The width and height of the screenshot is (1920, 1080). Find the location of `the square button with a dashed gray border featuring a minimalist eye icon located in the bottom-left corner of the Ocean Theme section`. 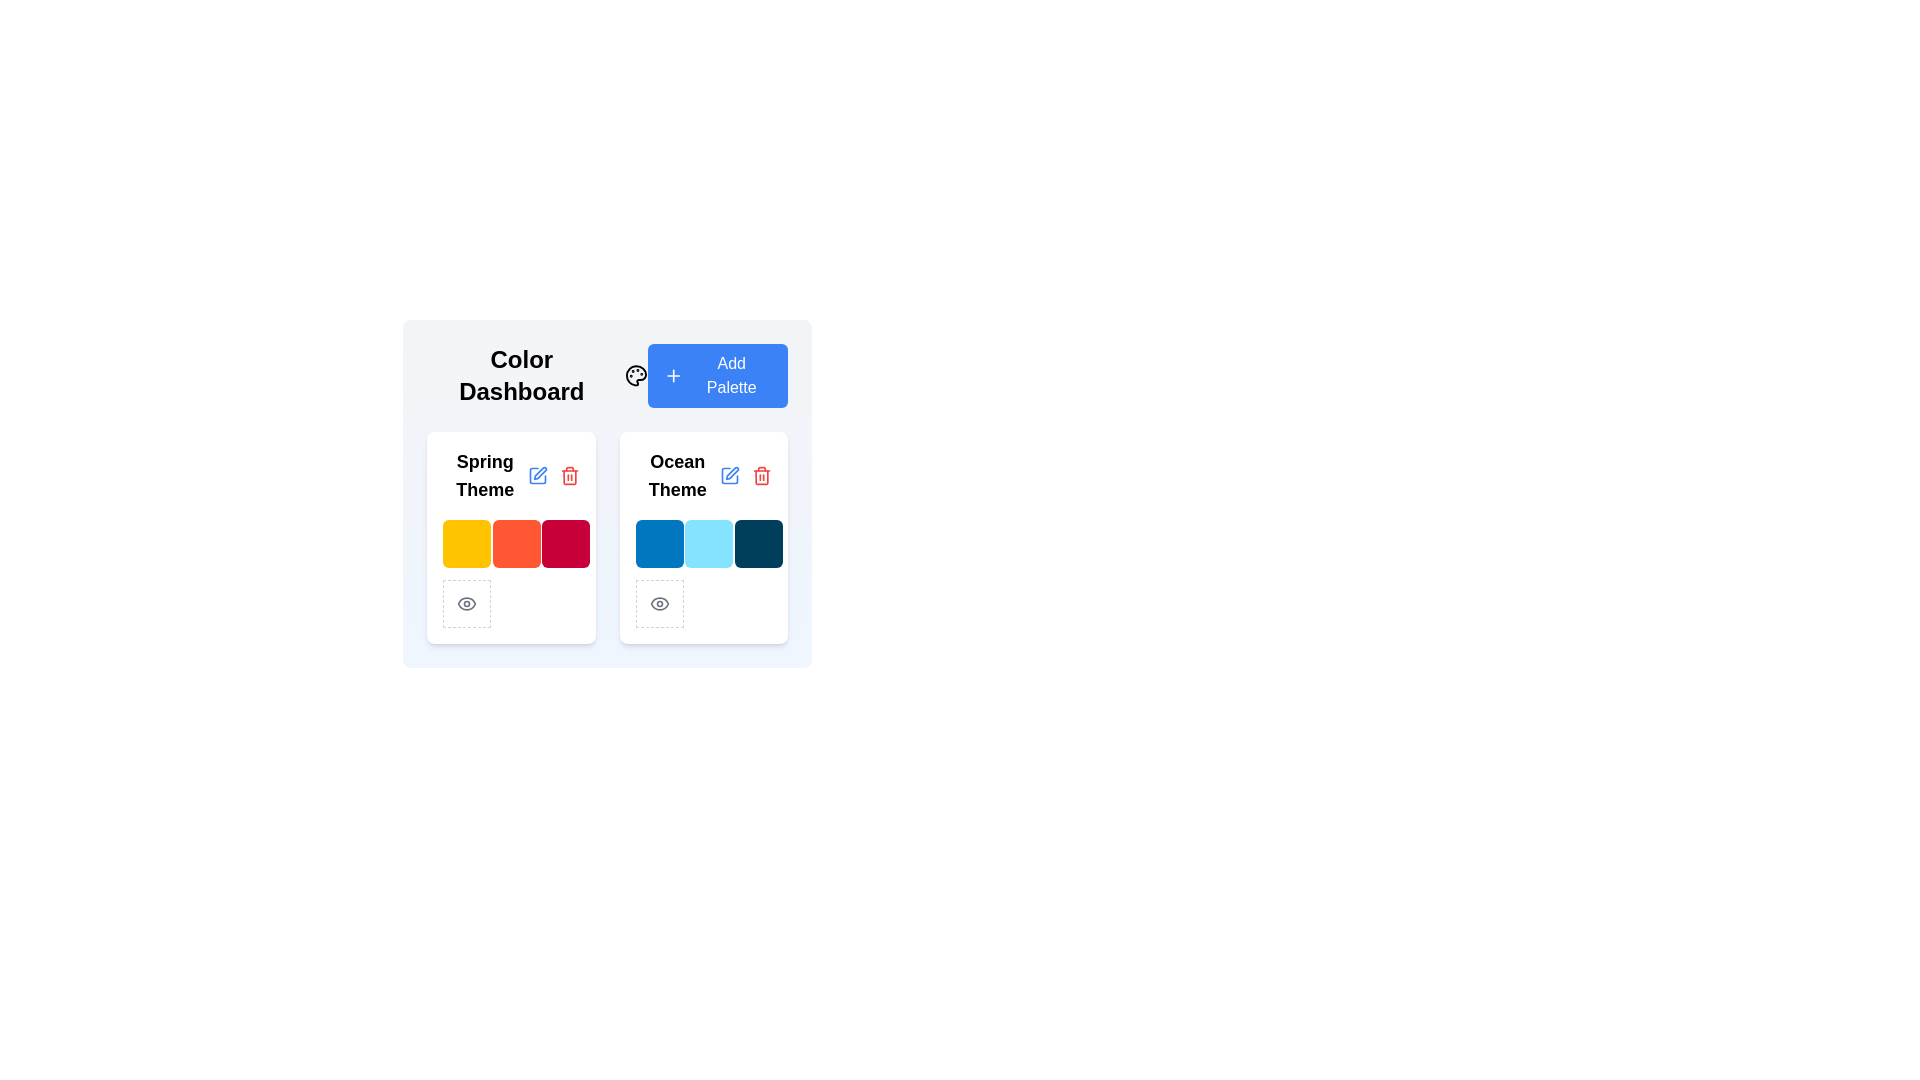

the square button with a dashed gray border featuring a minimalist eye icon located in the bottom-left corner of the Ocean Theme section is located at coordinates (659, 603).